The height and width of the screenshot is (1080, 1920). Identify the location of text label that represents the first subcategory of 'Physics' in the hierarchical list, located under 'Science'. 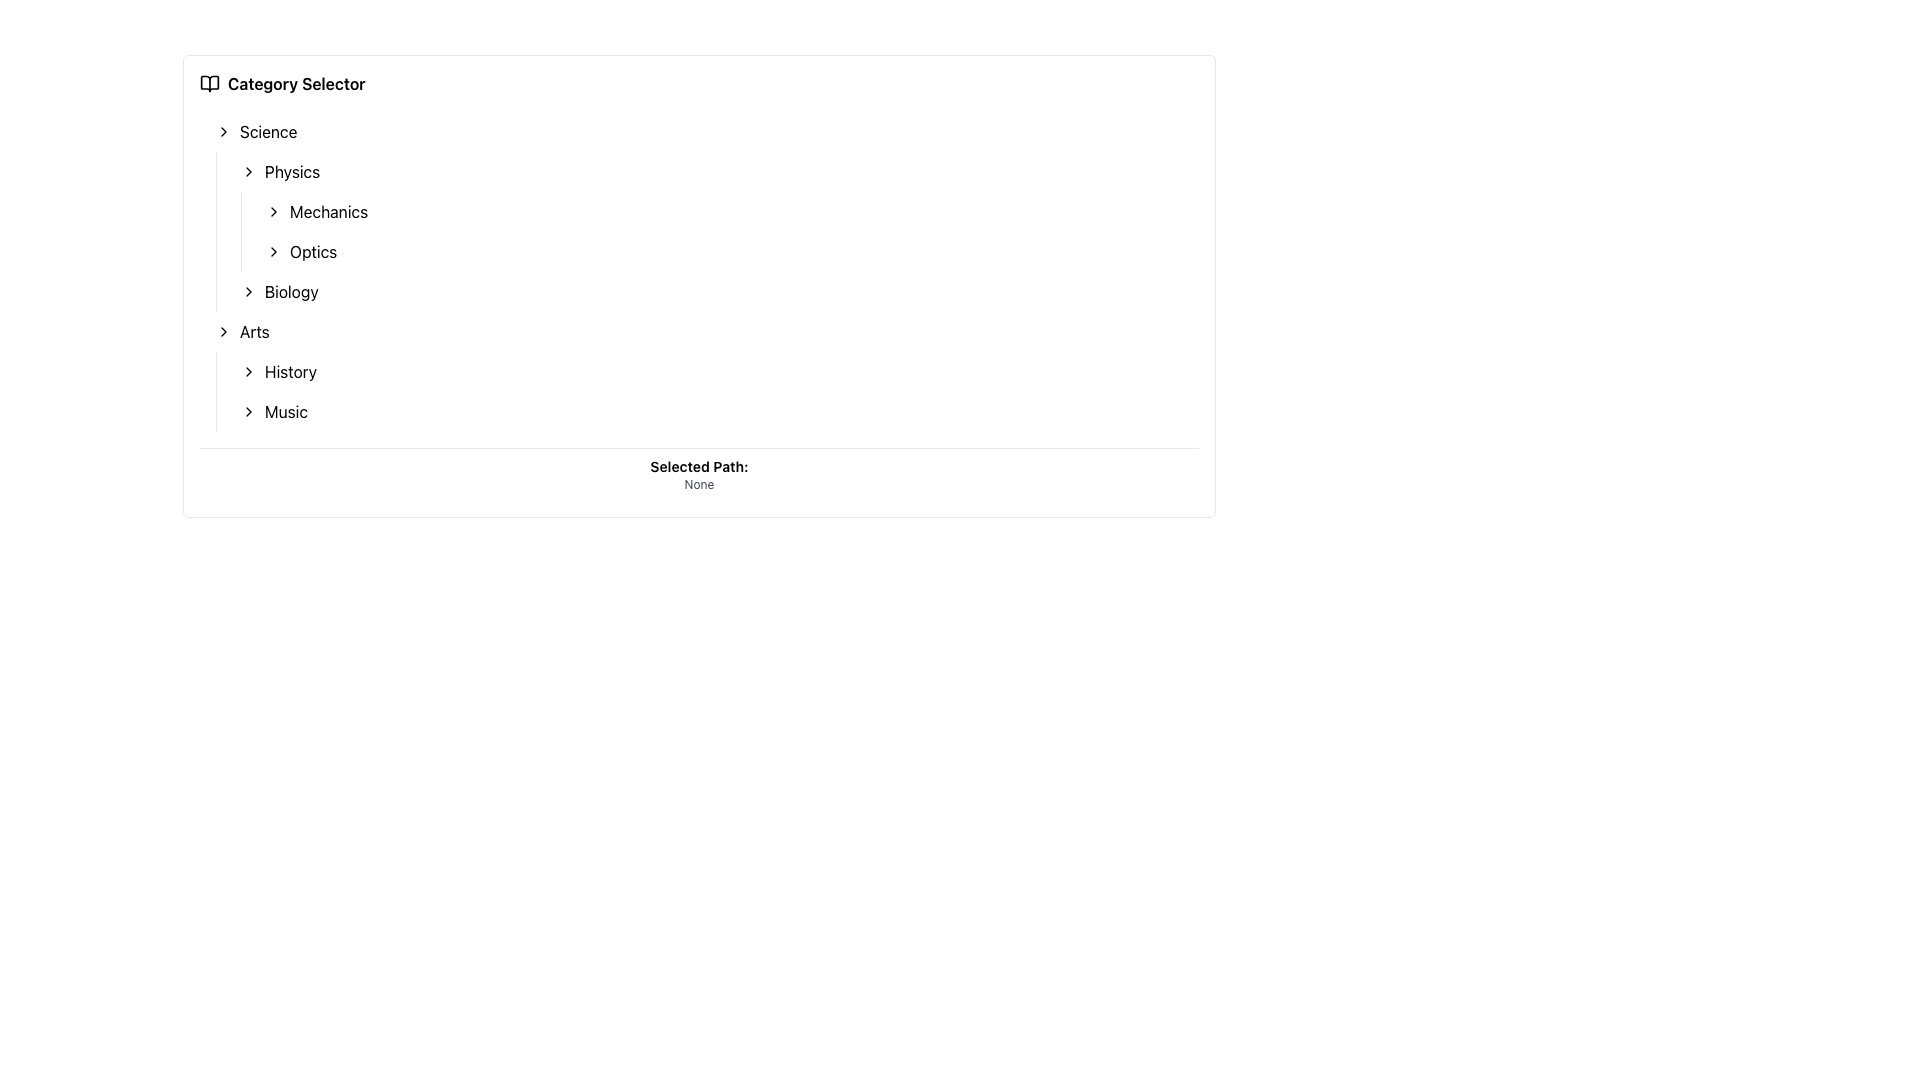
(329, 212).